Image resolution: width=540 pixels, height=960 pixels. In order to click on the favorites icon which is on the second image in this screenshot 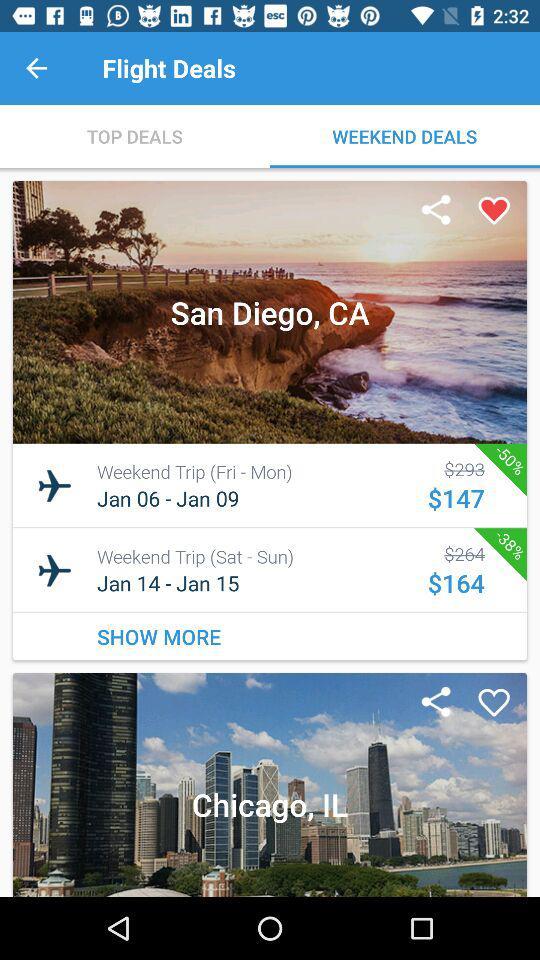, I will do `click(494, 703)`.